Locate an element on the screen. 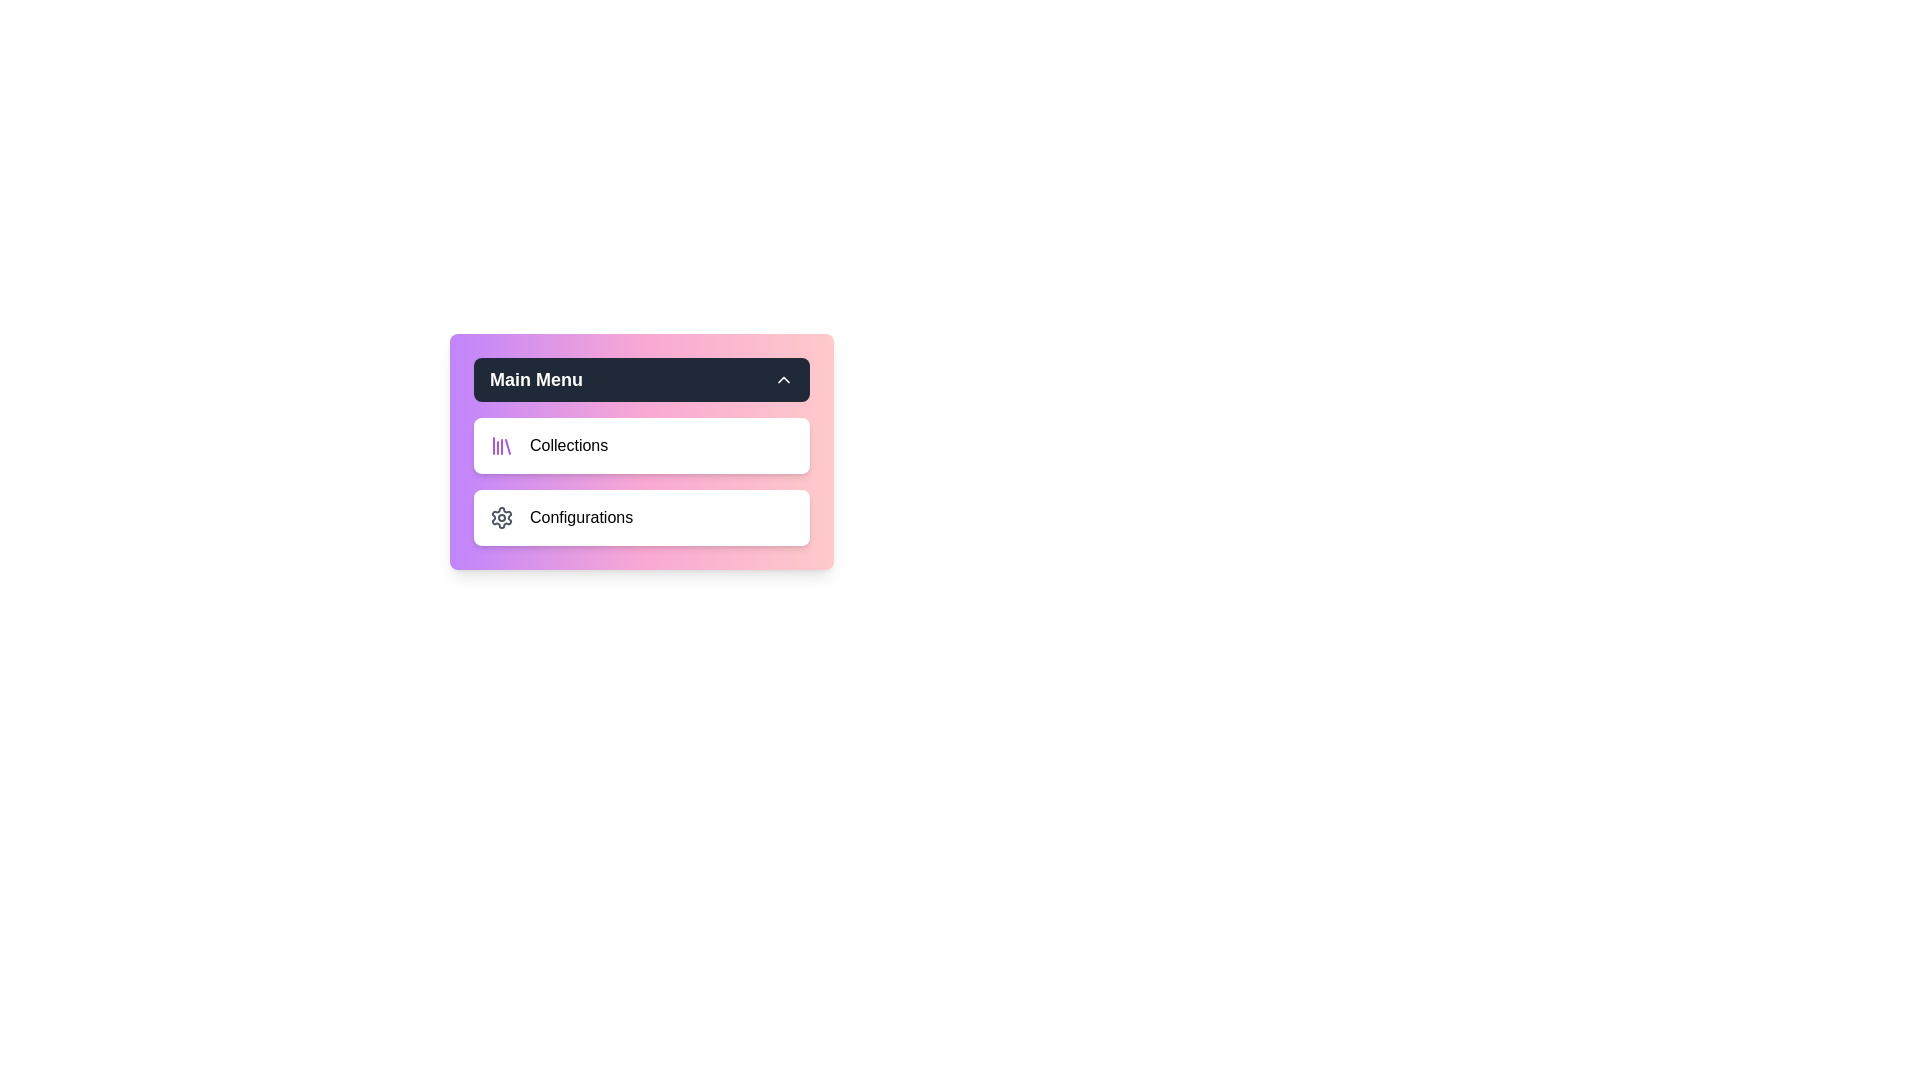 This screenshot has height=1080, width=1920. the settings icon located at the bottom right inside the 'Configurations' menu option is located at coordinates (502, 516).